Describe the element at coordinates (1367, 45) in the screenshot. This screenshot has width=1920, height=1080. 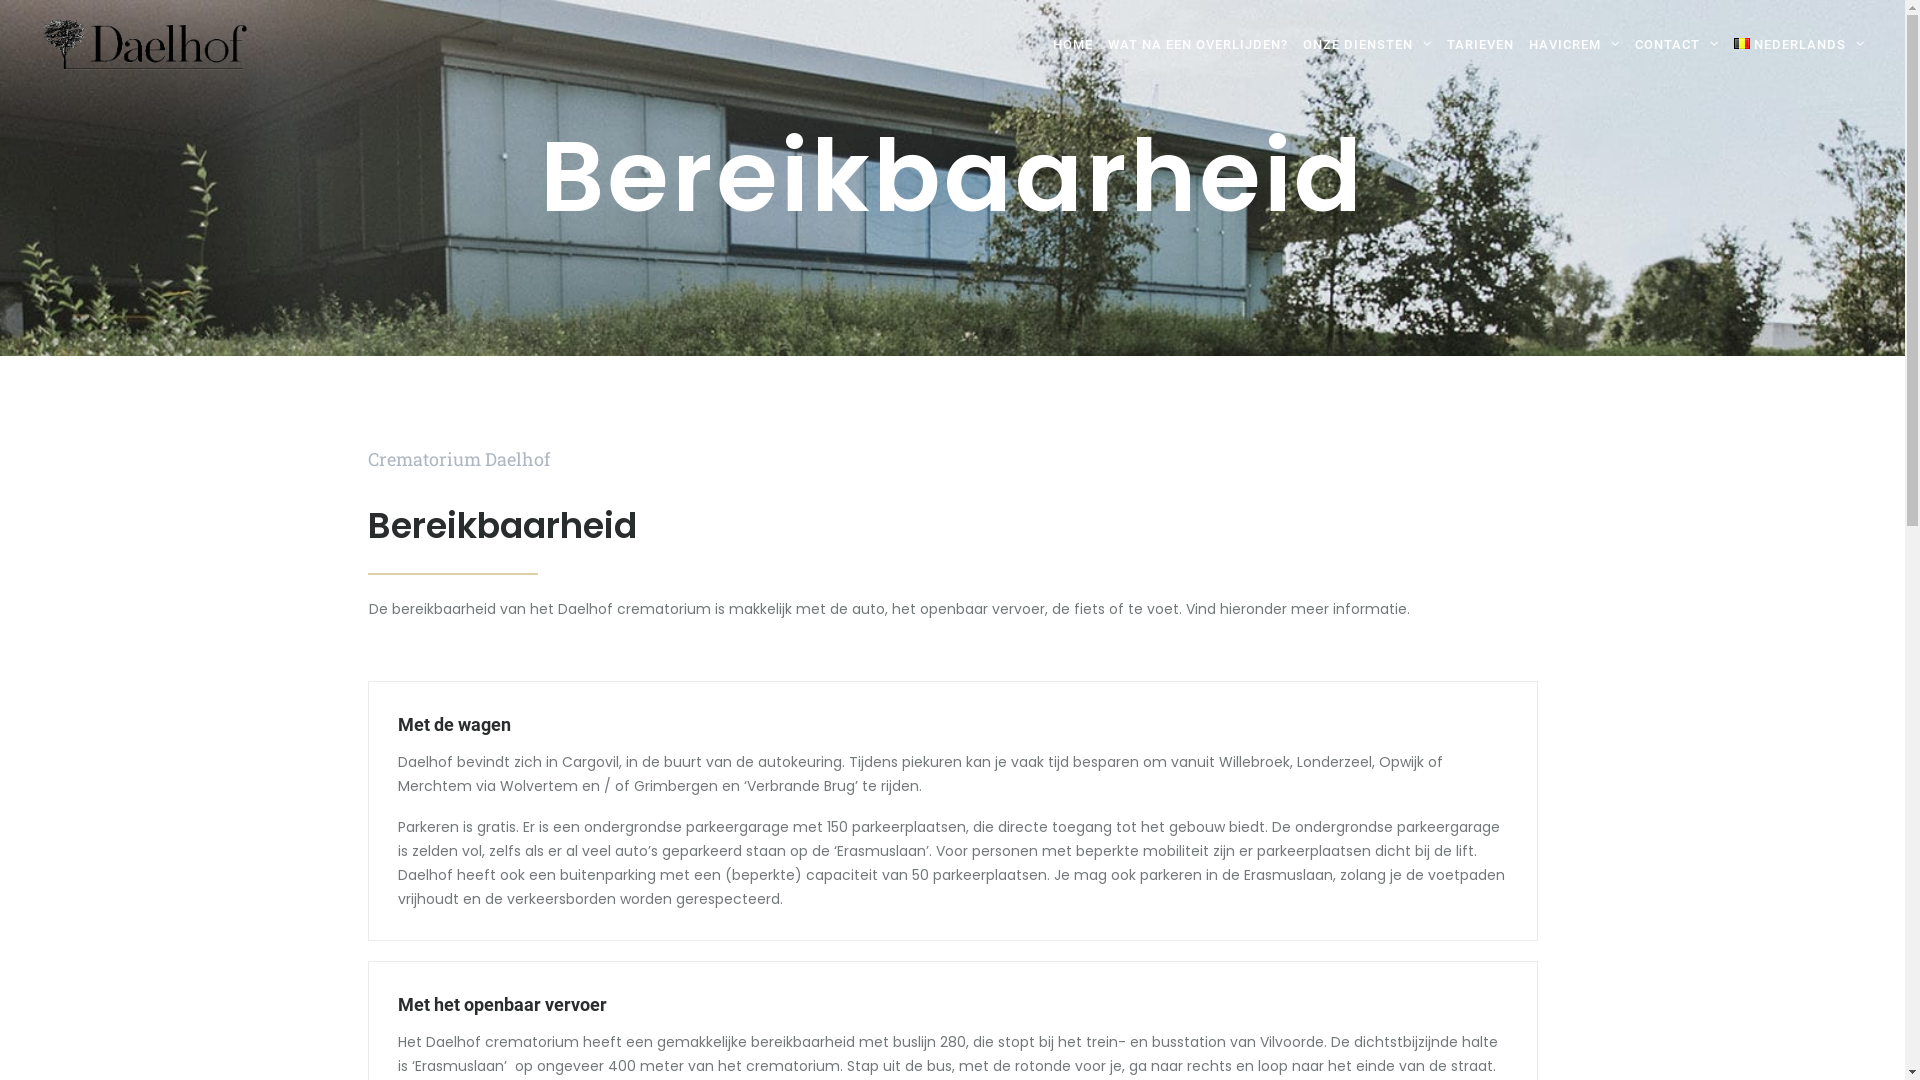
I see `'ONZE DIENSTEN'` at that location.